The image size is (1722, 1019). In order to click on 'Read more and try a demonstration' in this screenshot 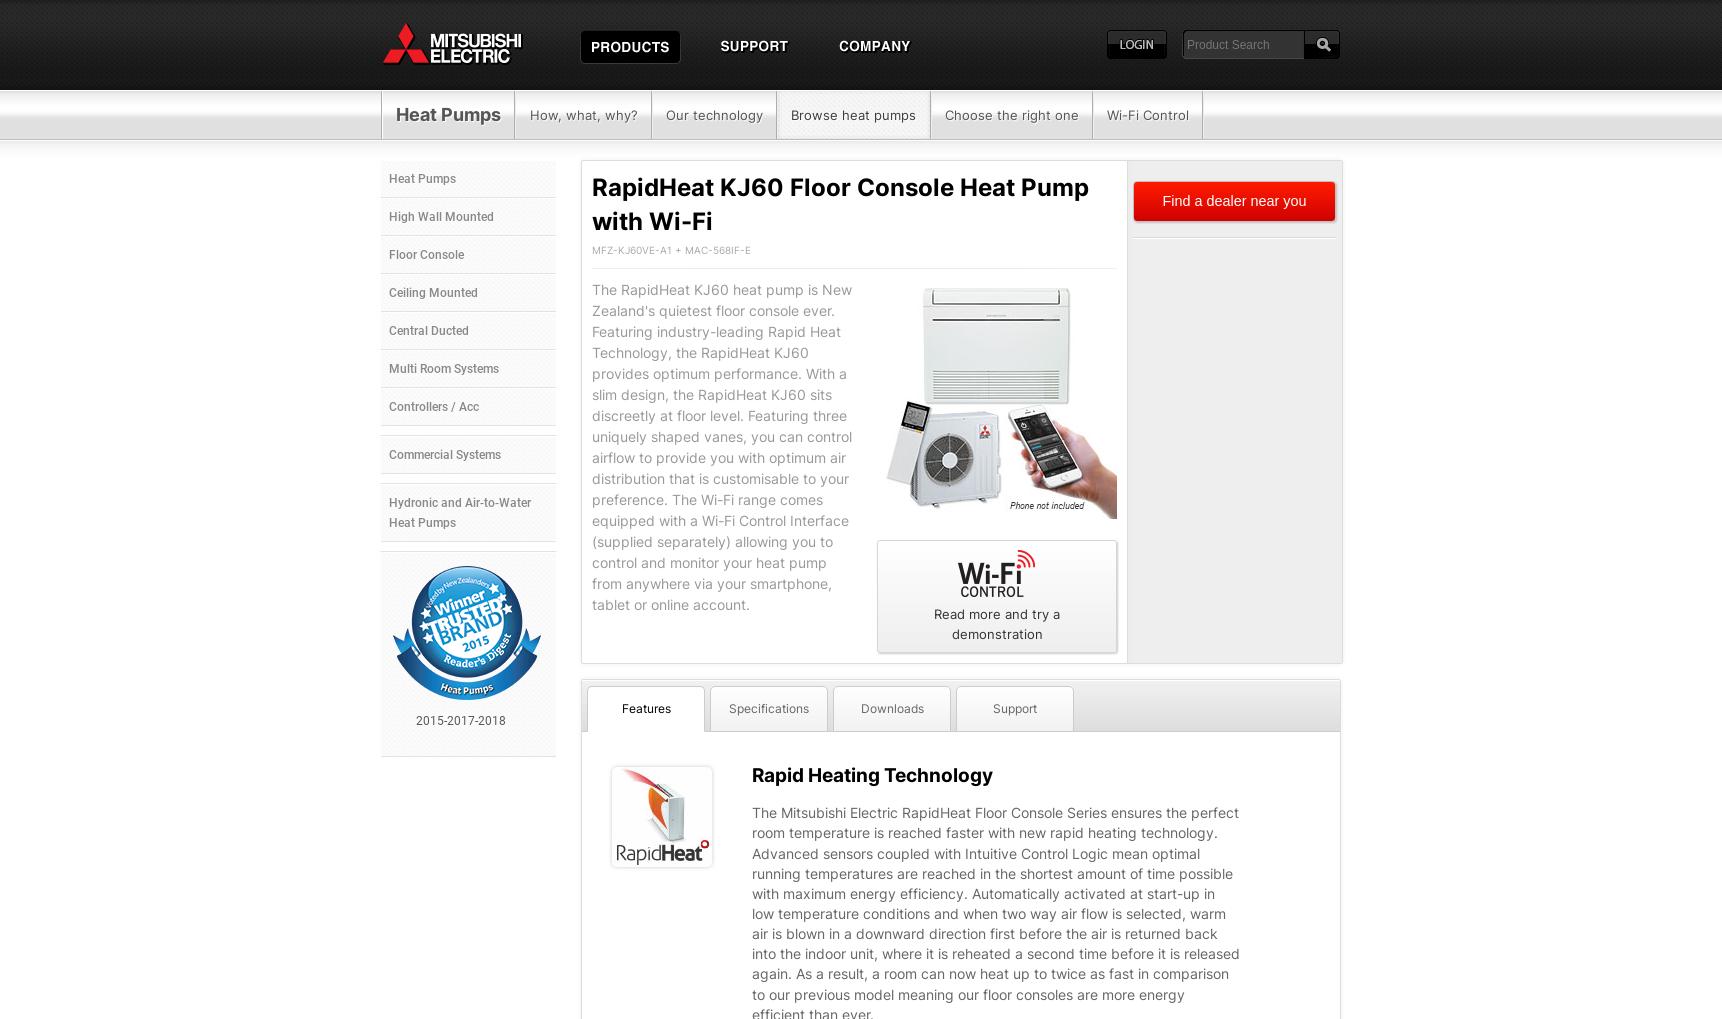, I will do `click(997, 623)`.